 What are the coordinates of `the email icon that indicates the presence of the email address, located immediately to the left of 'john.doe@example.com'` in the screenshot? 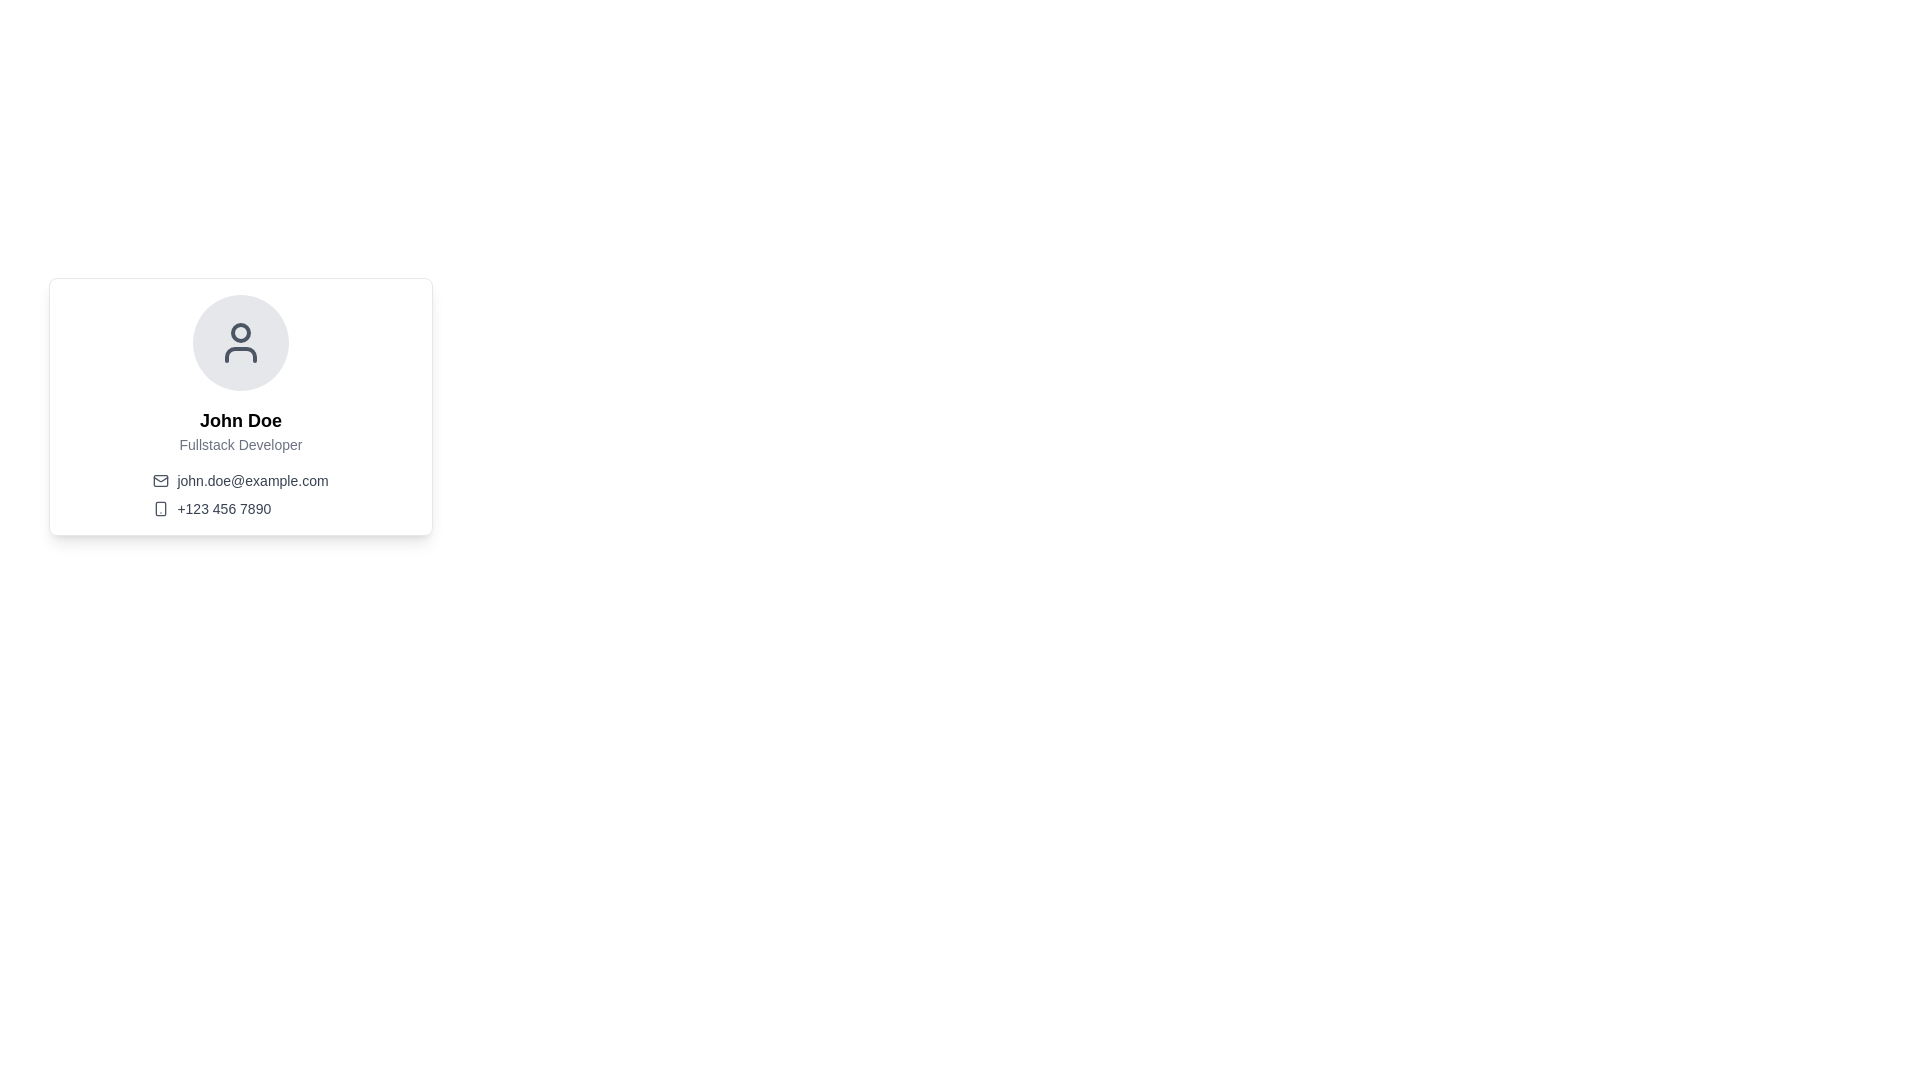 It's located at (161, 481).